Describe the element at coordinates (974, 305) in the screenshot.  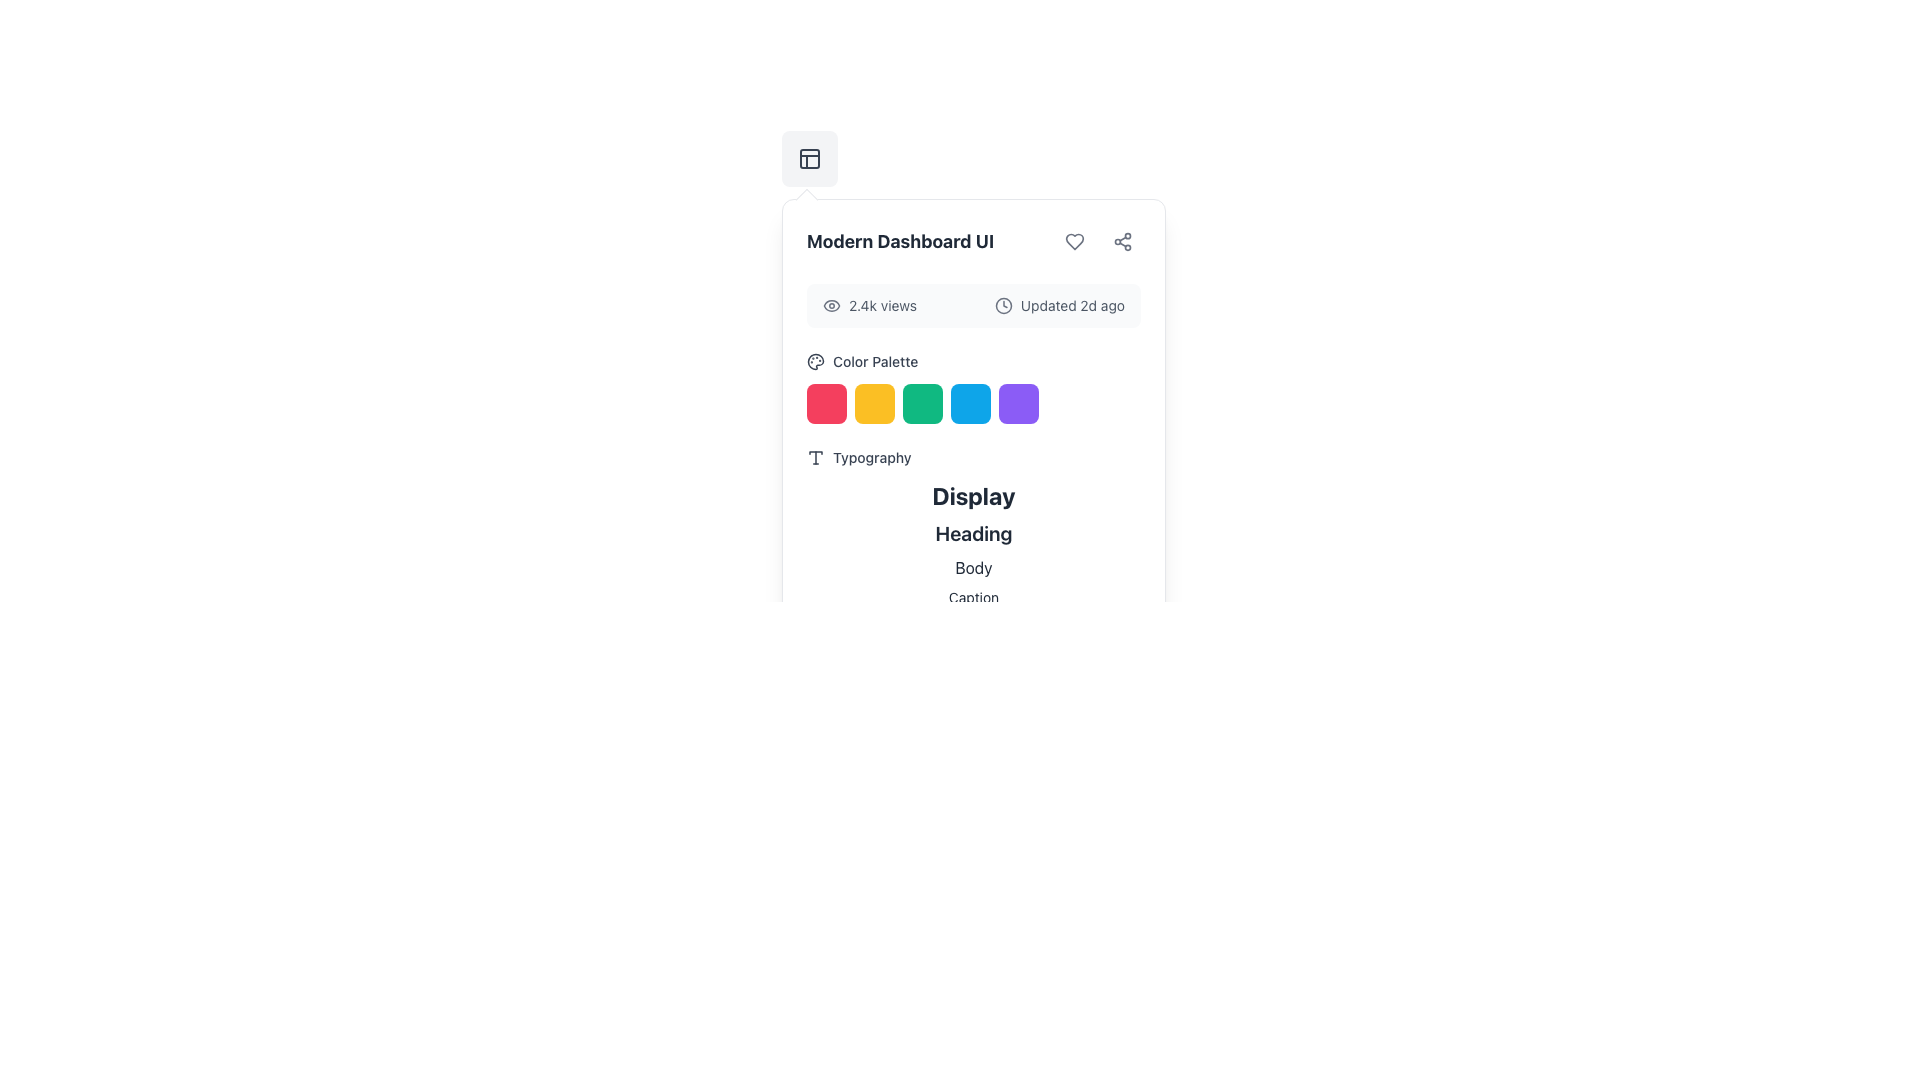
I see `displayed information from the informational status bar located directly below the title 'Modern Dashboard UI' and above the 'Color Palette' section` at that location.